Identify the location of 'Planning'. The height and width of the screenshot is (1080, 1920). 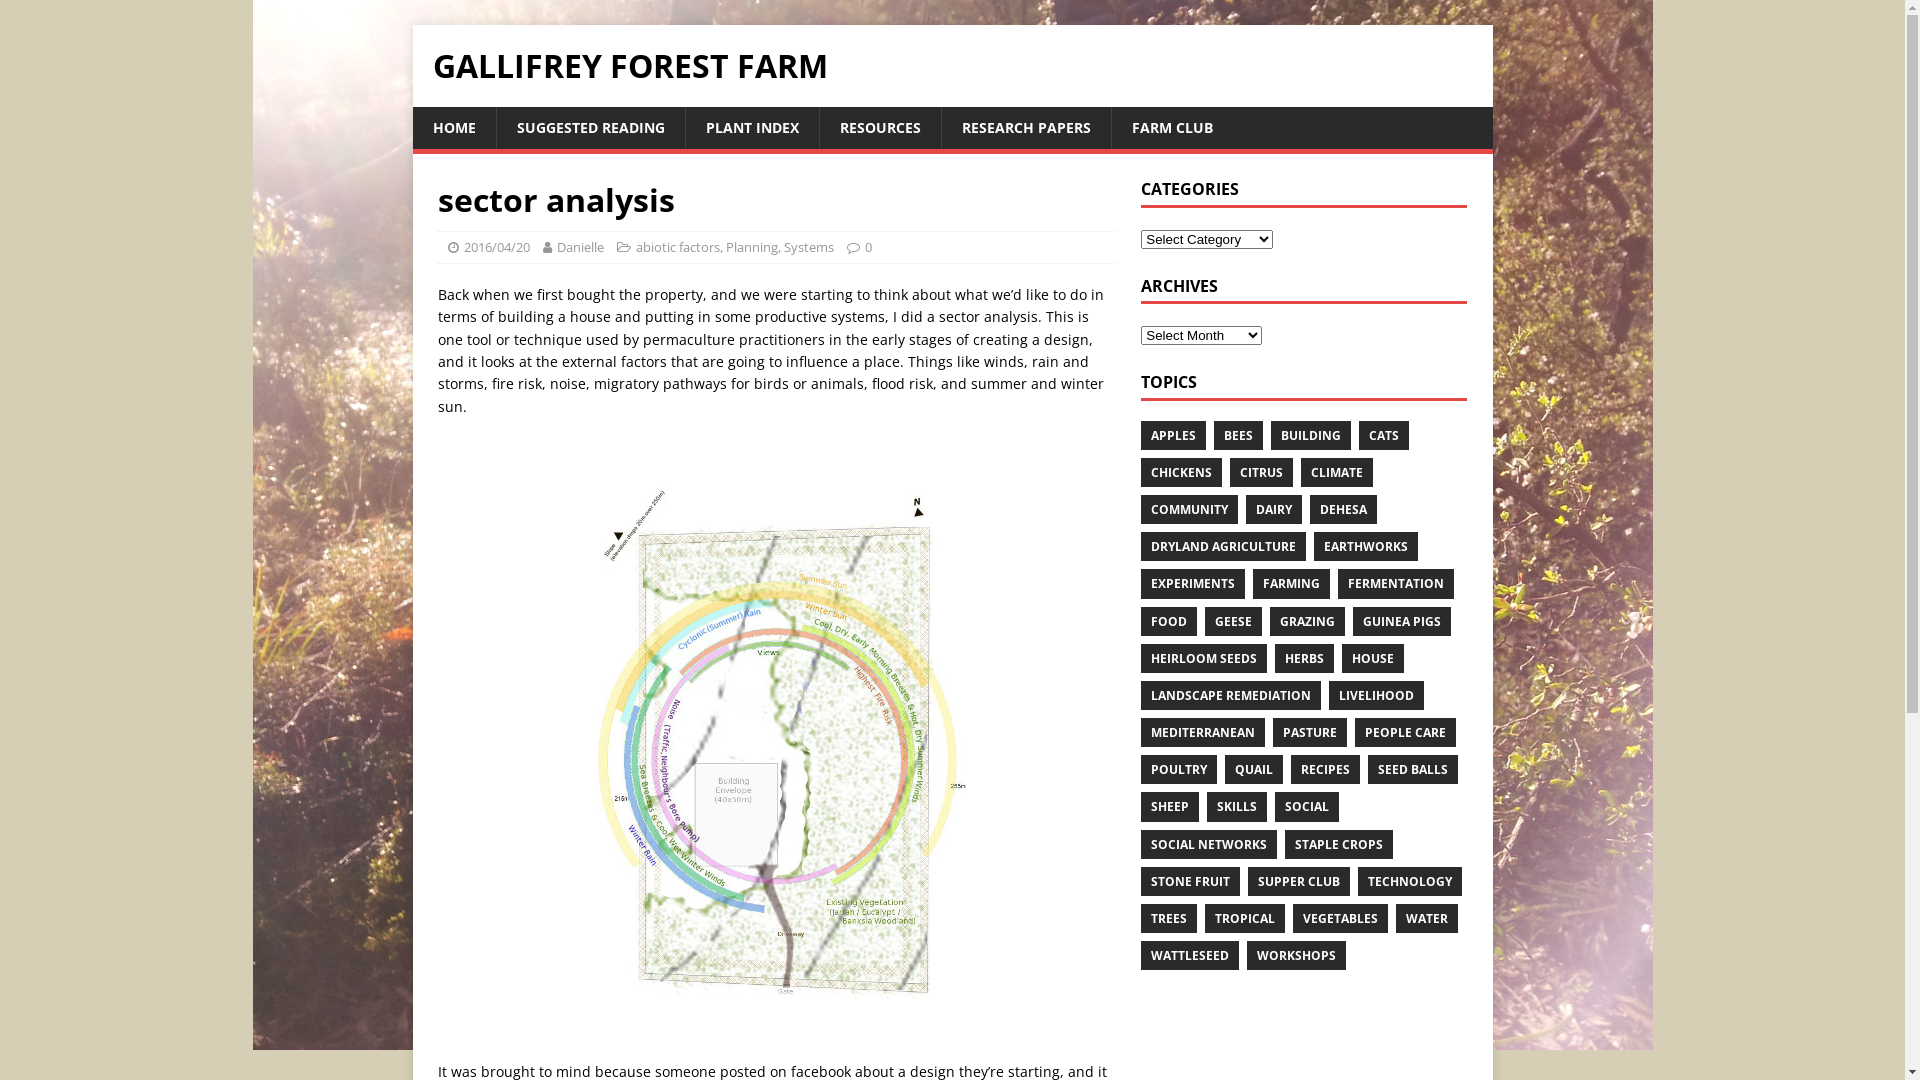
(751, 245).